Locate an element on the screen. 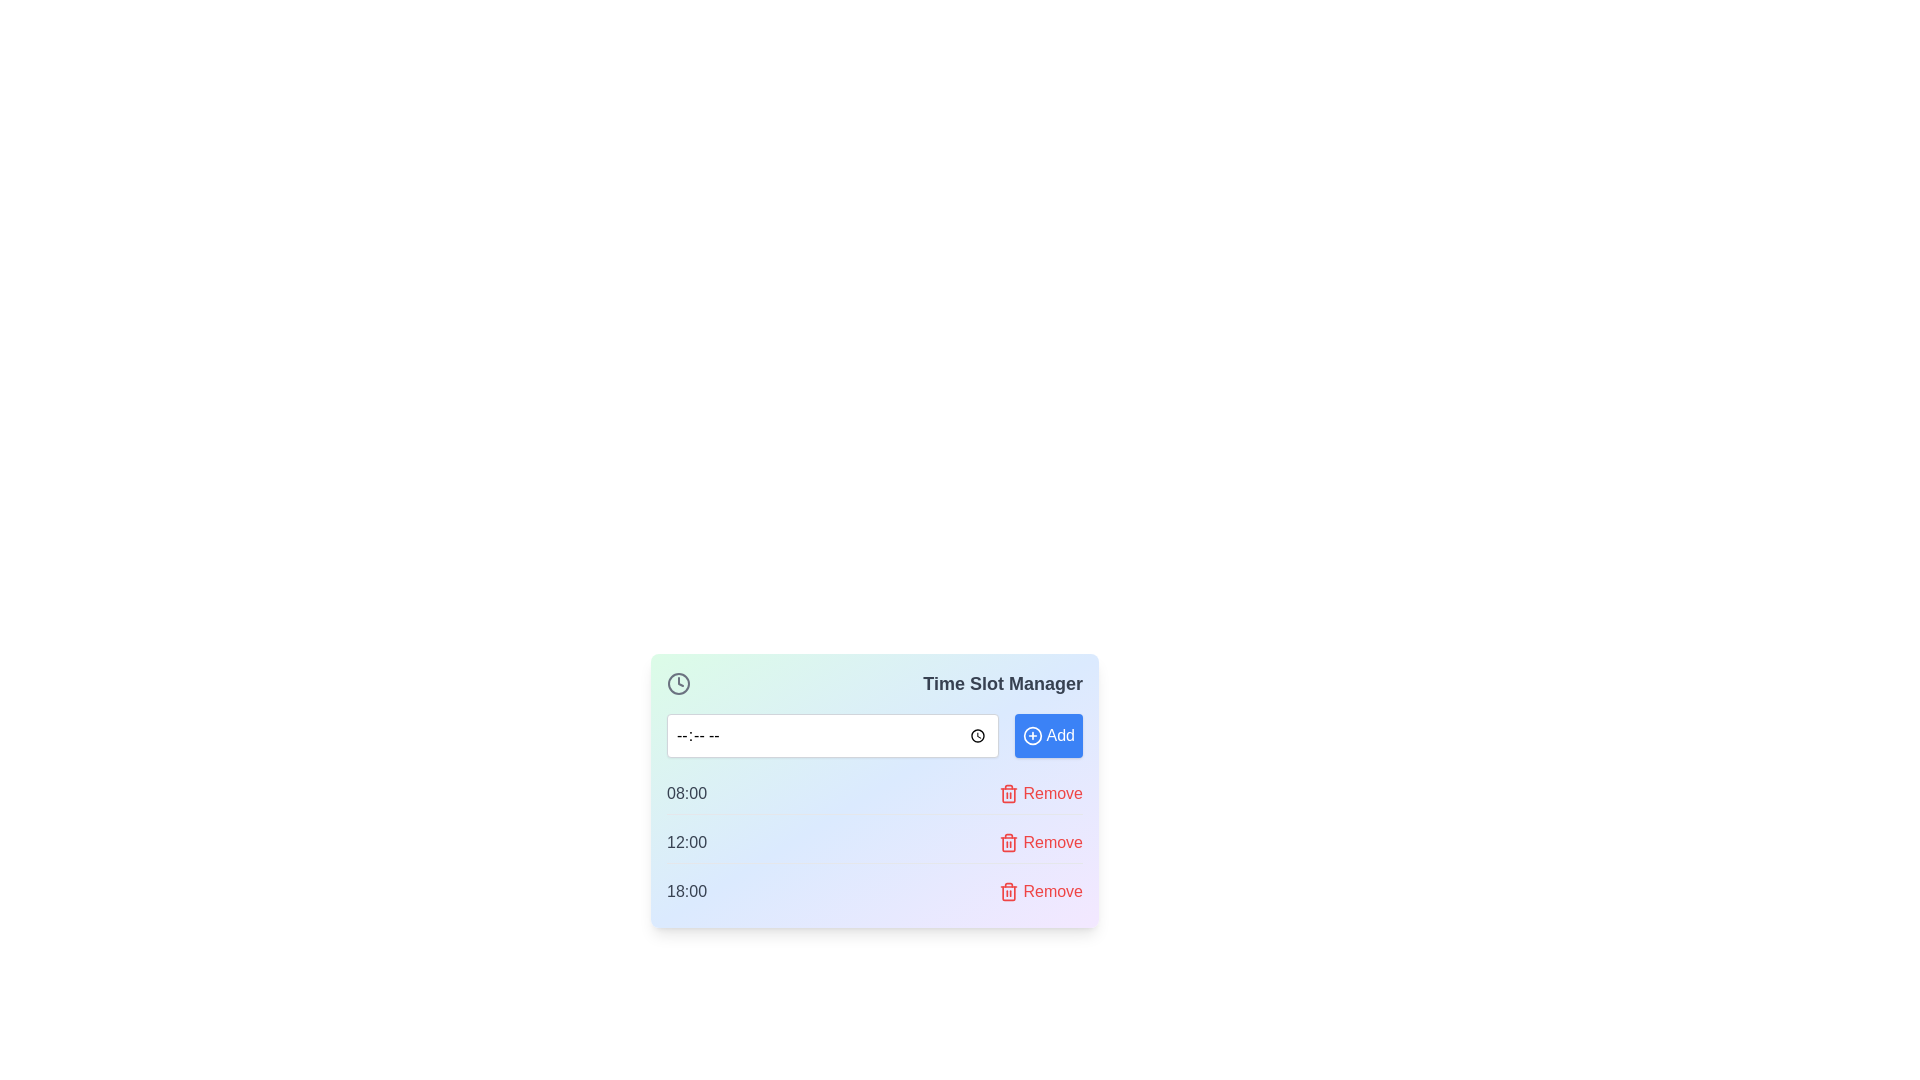  the small circular clock icon located to the left of the 'Time Slot Manager' header text is located at coordinates (678, 682).